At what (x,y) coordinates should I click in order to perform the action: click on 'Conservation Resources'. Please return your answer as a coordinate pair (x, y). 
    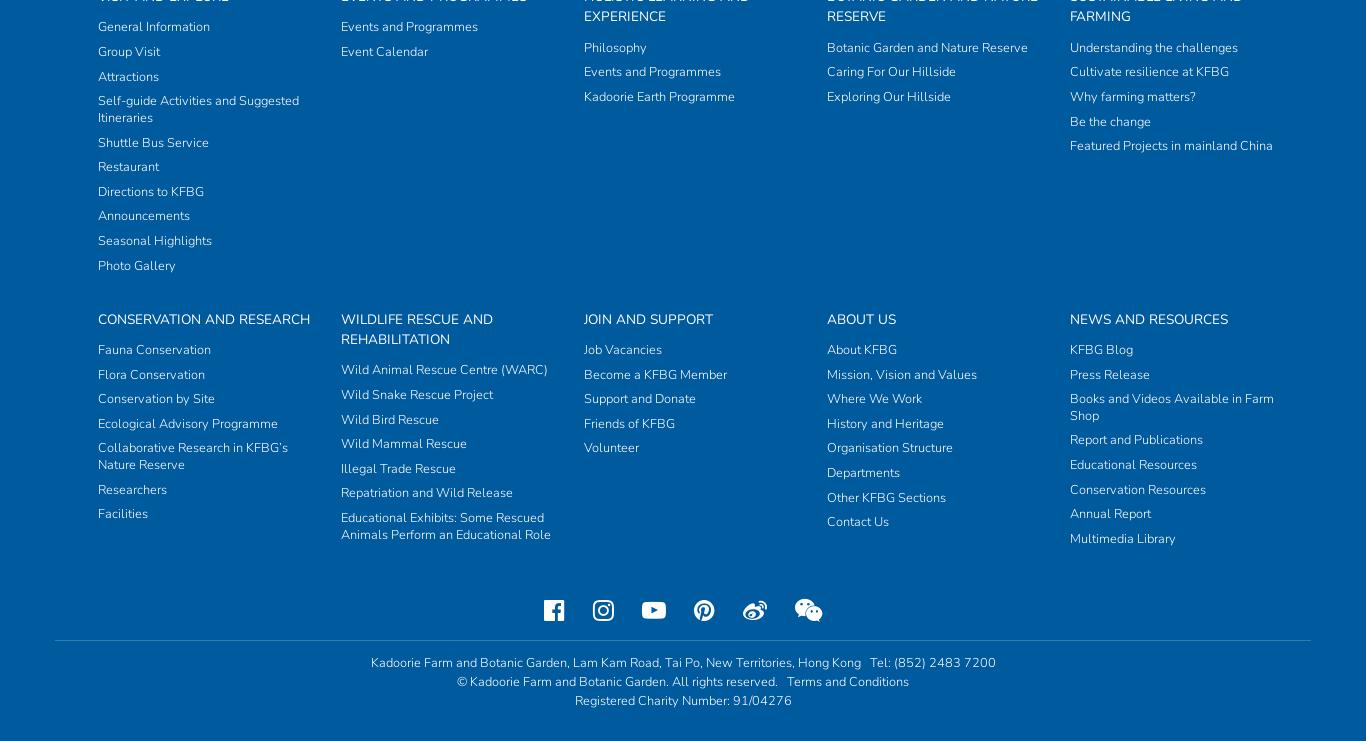
    Looking at the image, I should click on (1068, 98).